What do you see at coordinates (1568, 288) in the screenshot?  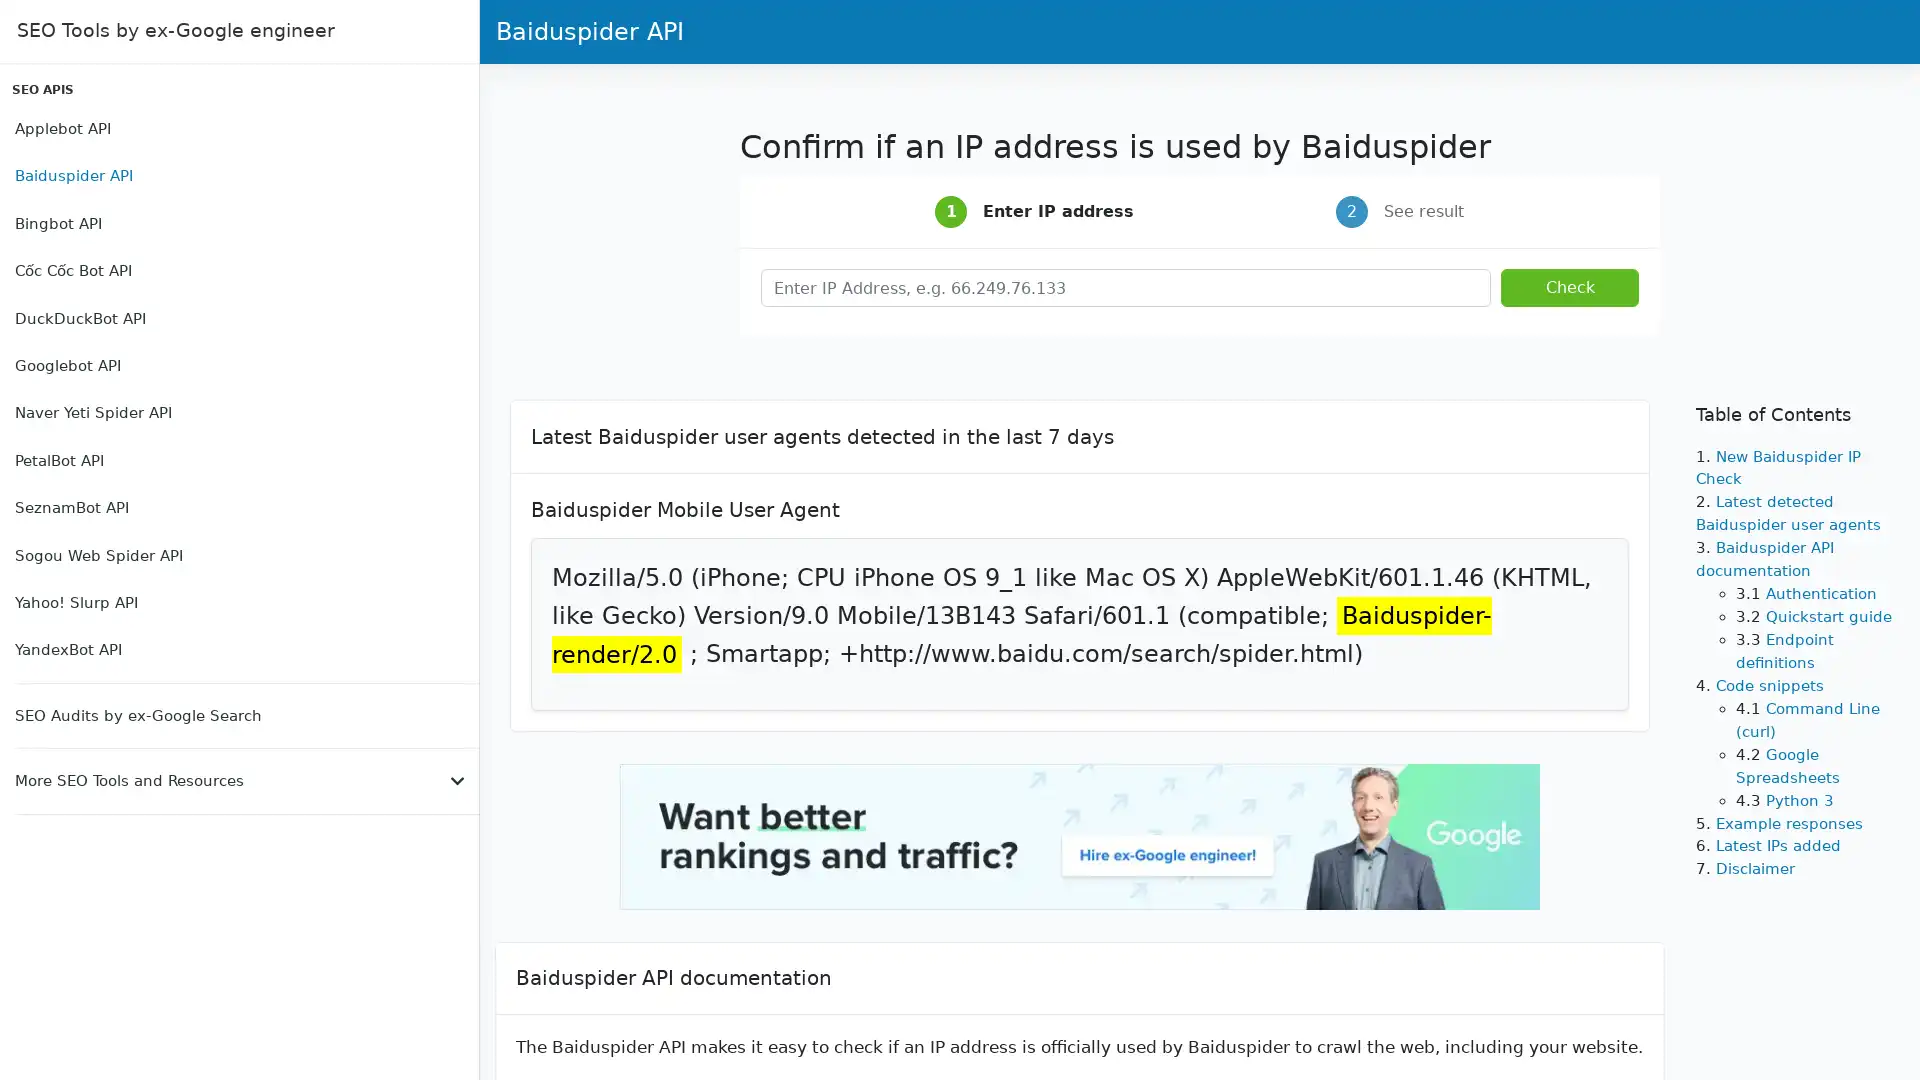 I see `Check` at bounding box center [1568, 288].